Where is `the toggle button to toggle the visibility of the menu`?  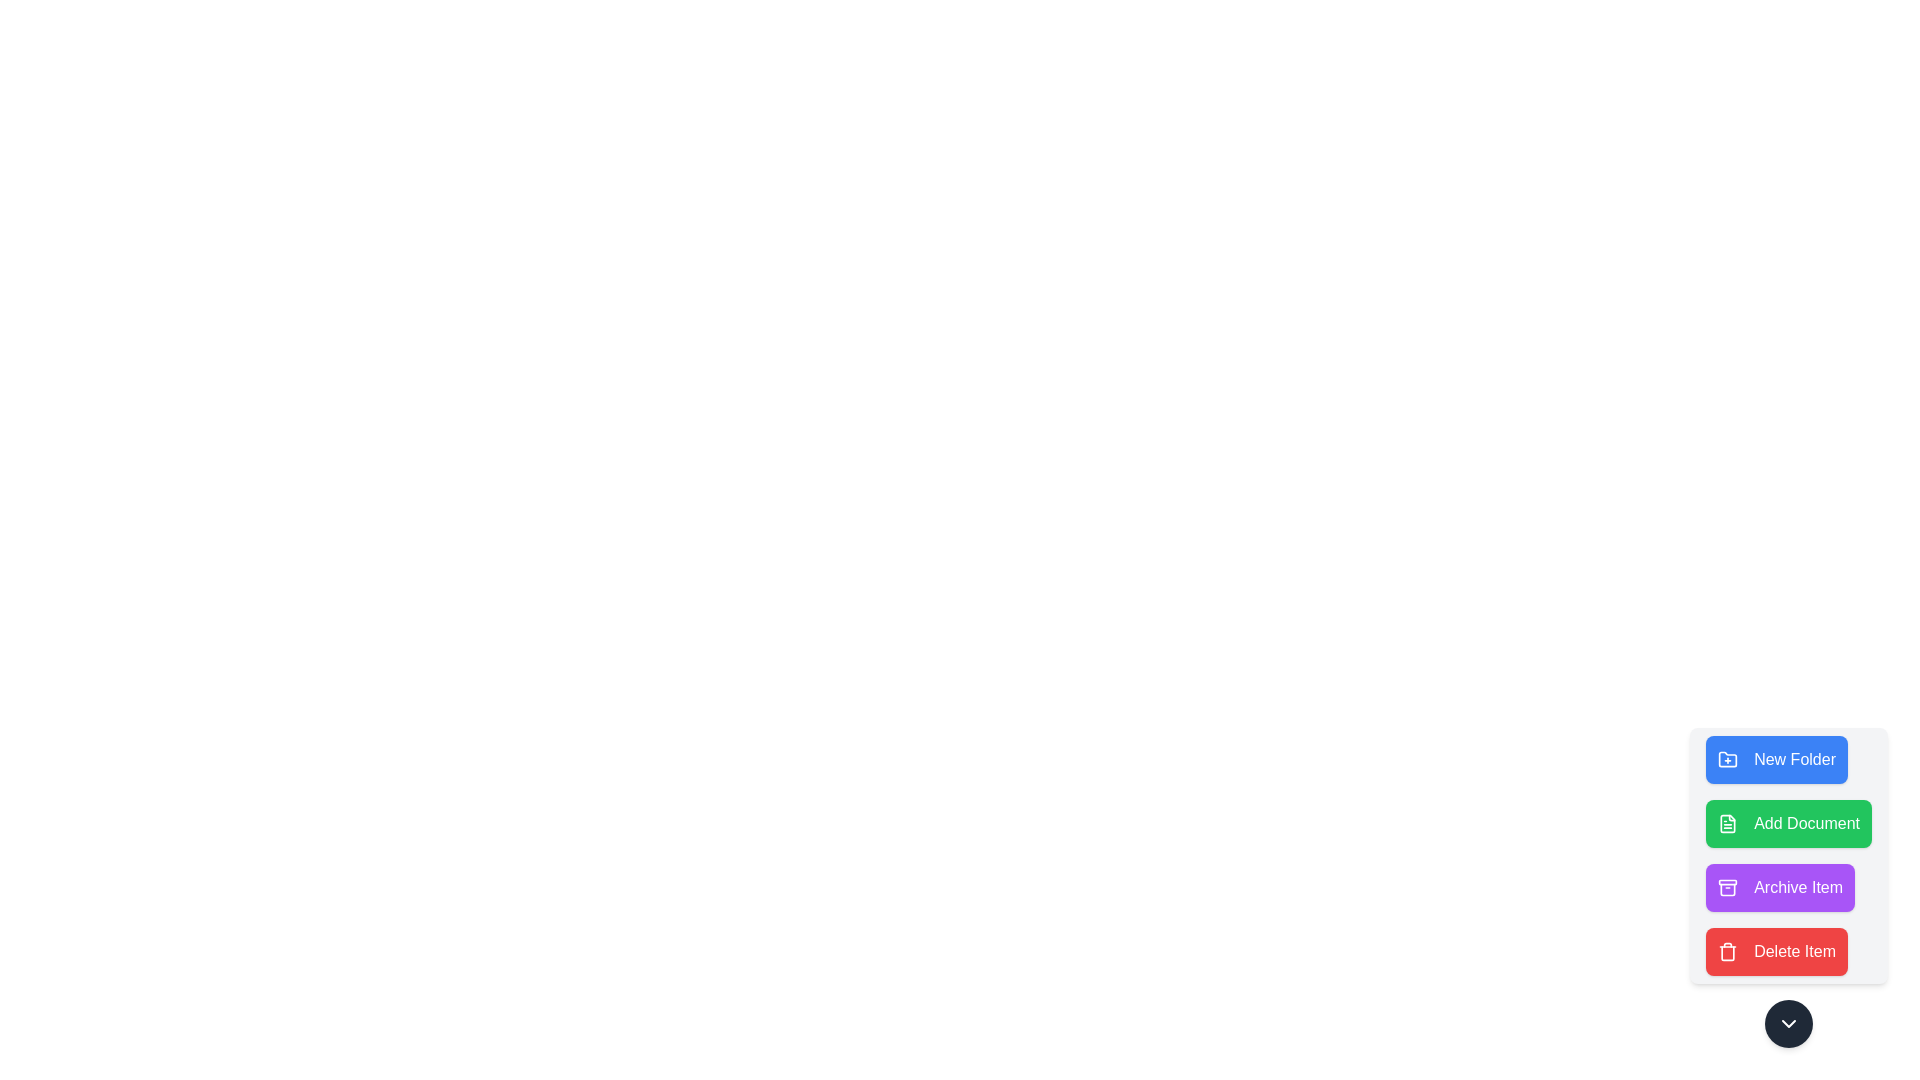
the toggle button to toggle the visibility of the menu is located at coordinates (1789, 1023).